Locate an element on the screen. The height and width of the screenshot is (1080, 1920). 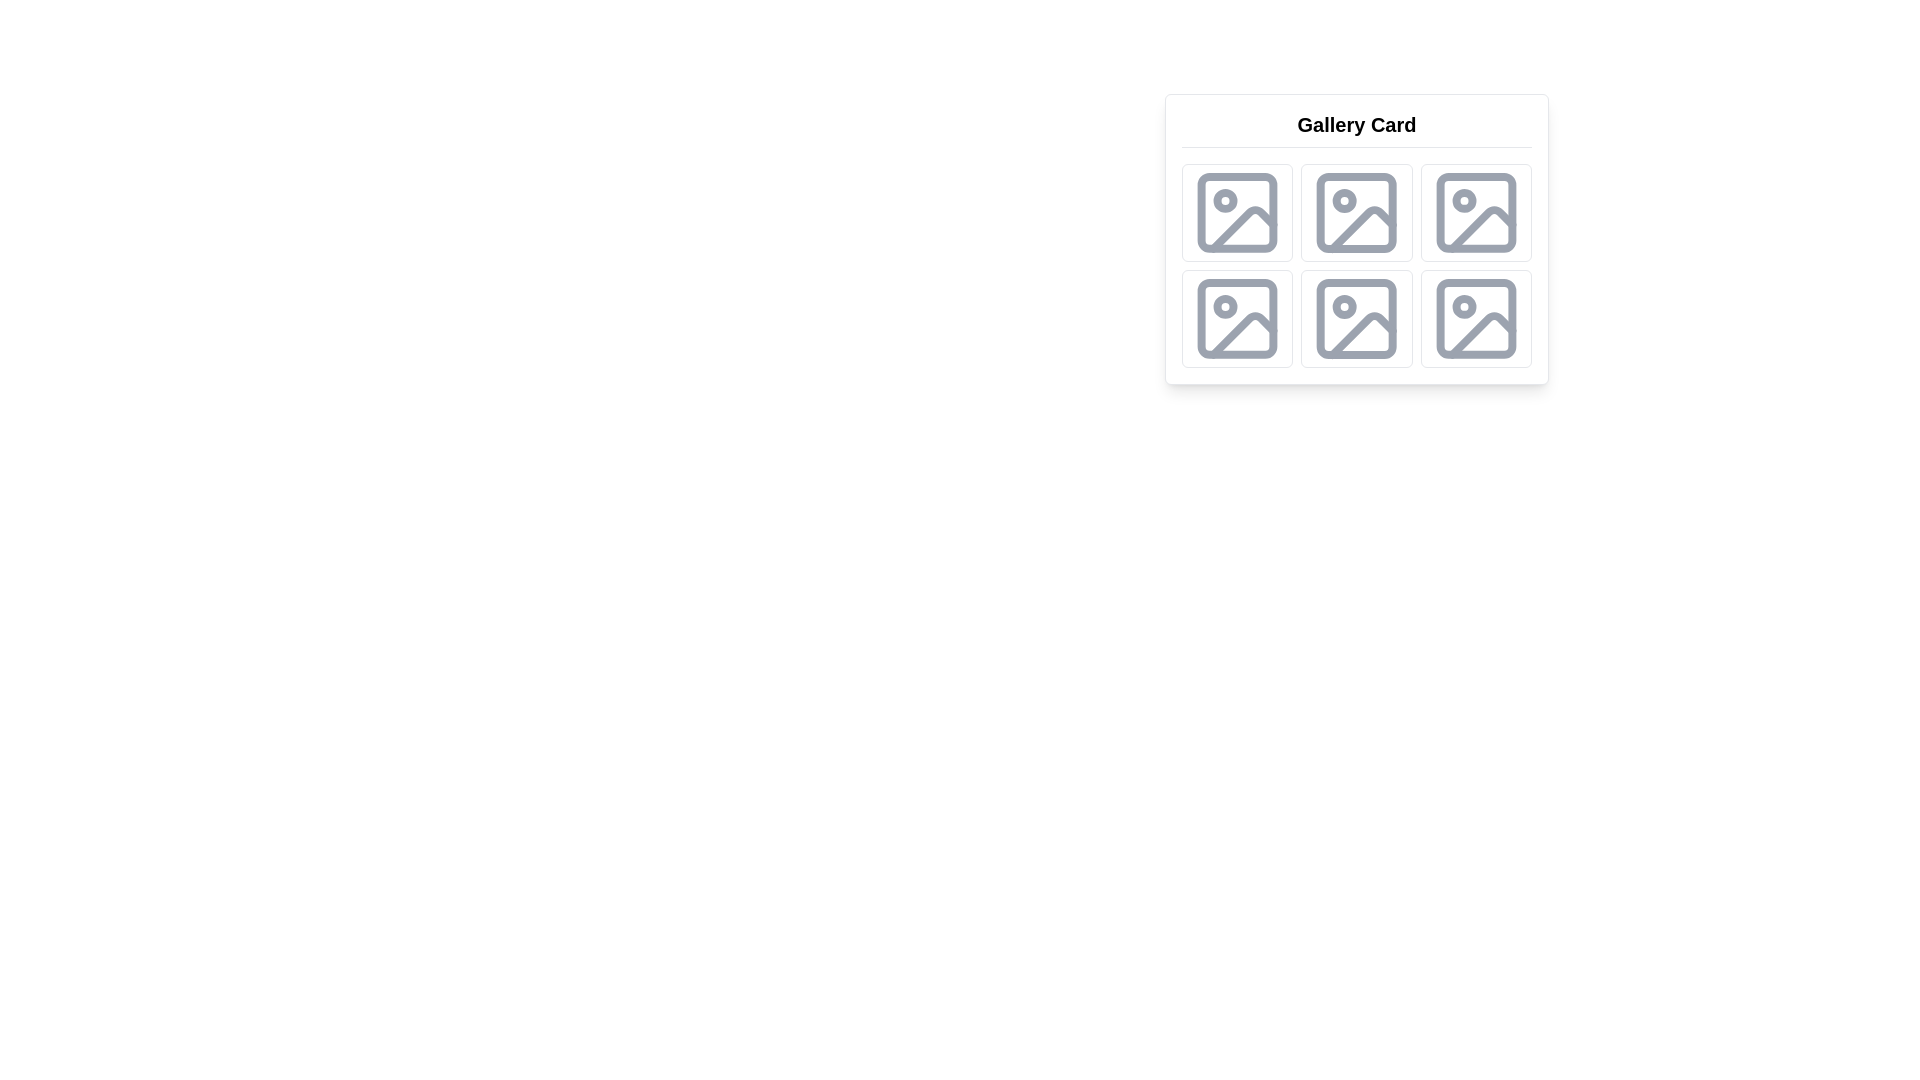
the third visual card located in the top right corner of the grid layout, which is used to represent an image or gallery entry is located at coordinates (1476, 212).